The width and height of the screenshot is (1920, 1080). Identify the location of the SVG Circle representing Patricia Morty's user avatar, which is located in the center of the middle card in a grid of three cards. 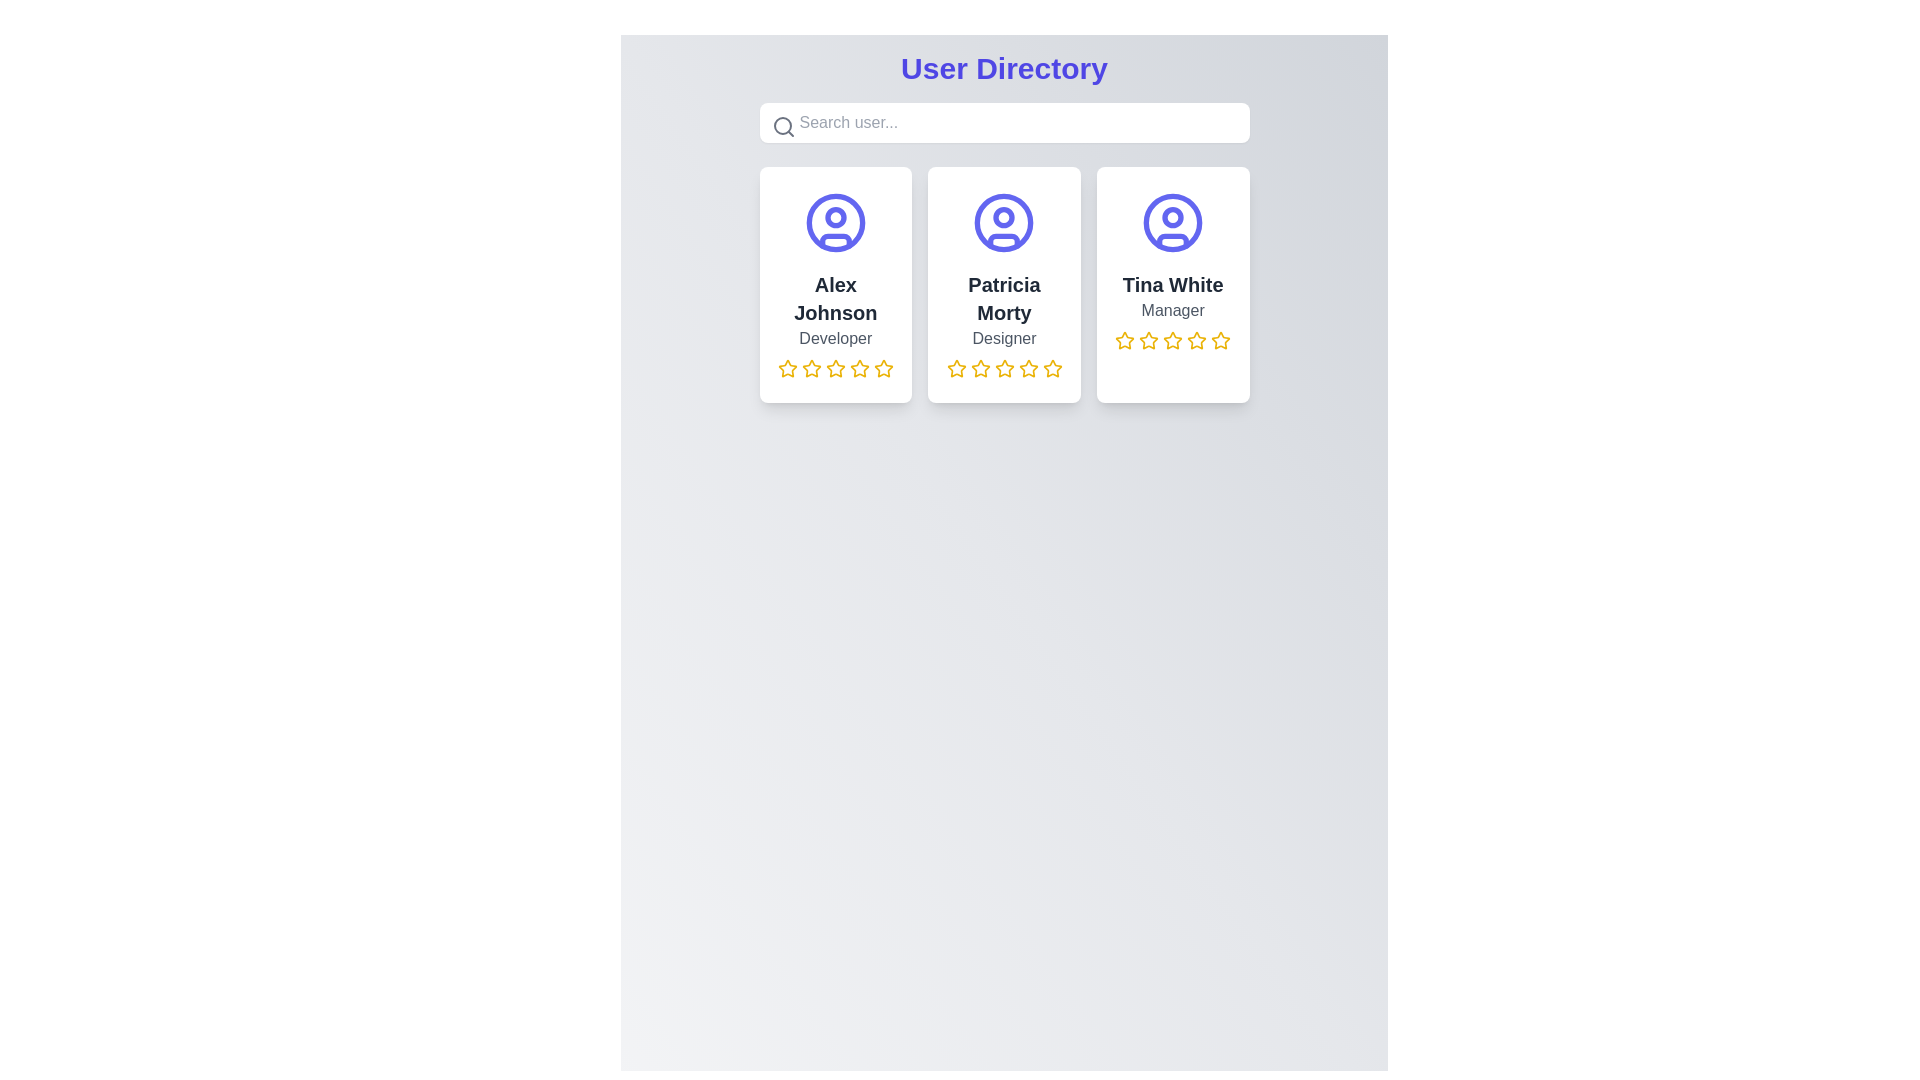
(1004, 223).